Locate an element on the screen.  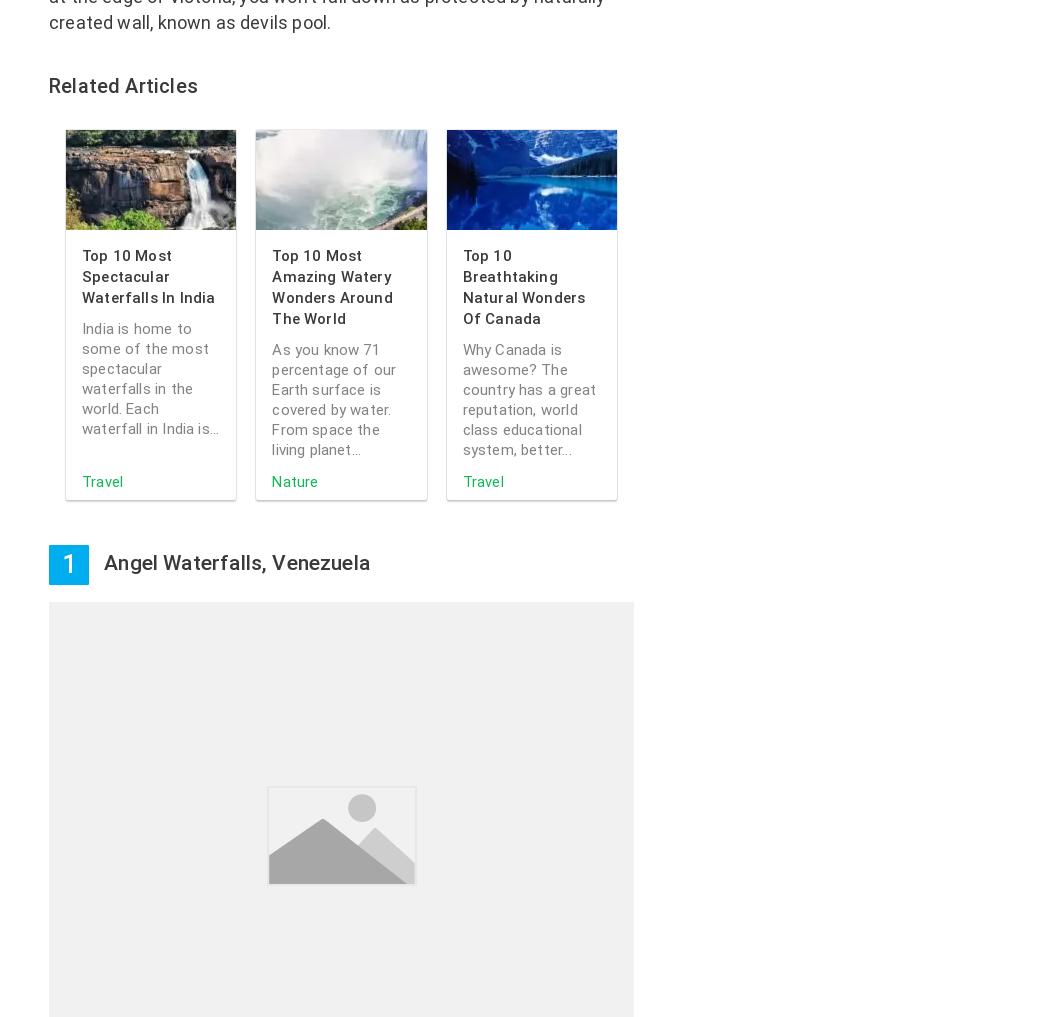
'1' is located at coordinates (67, 564).